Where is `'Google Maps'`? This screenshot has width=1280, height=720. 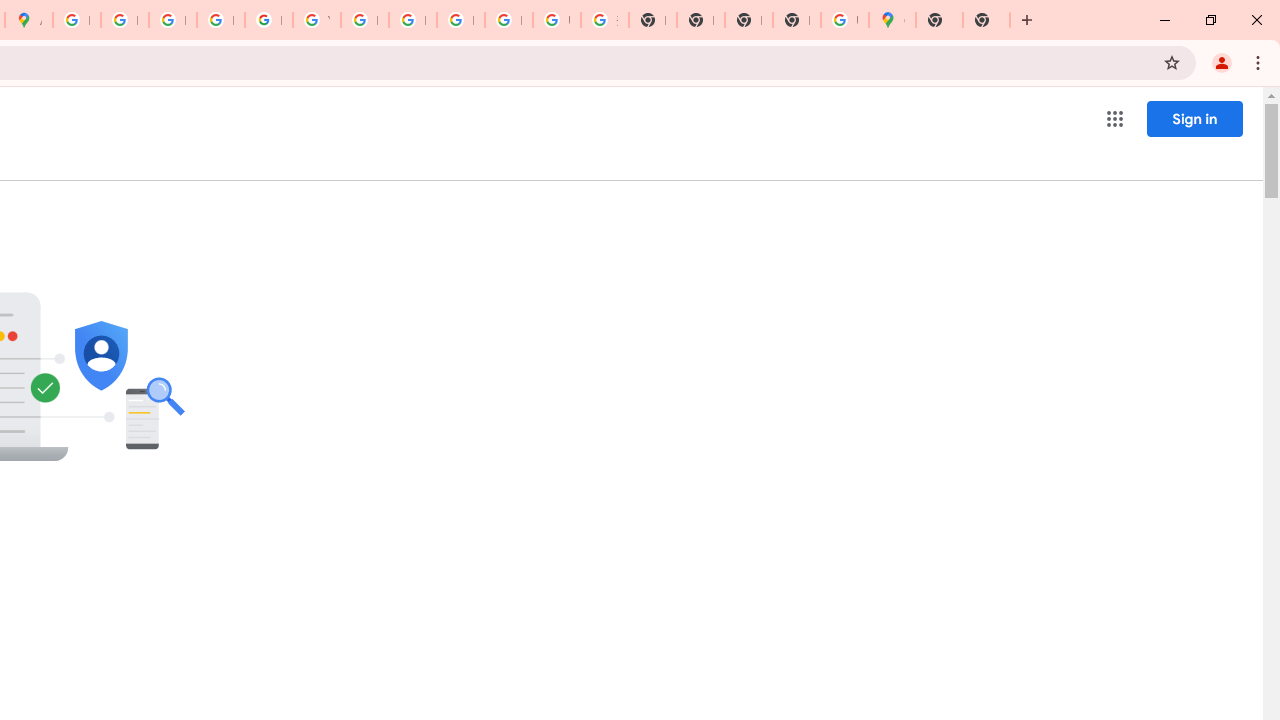 'Google Maps' is located at coordinates (891, 20).